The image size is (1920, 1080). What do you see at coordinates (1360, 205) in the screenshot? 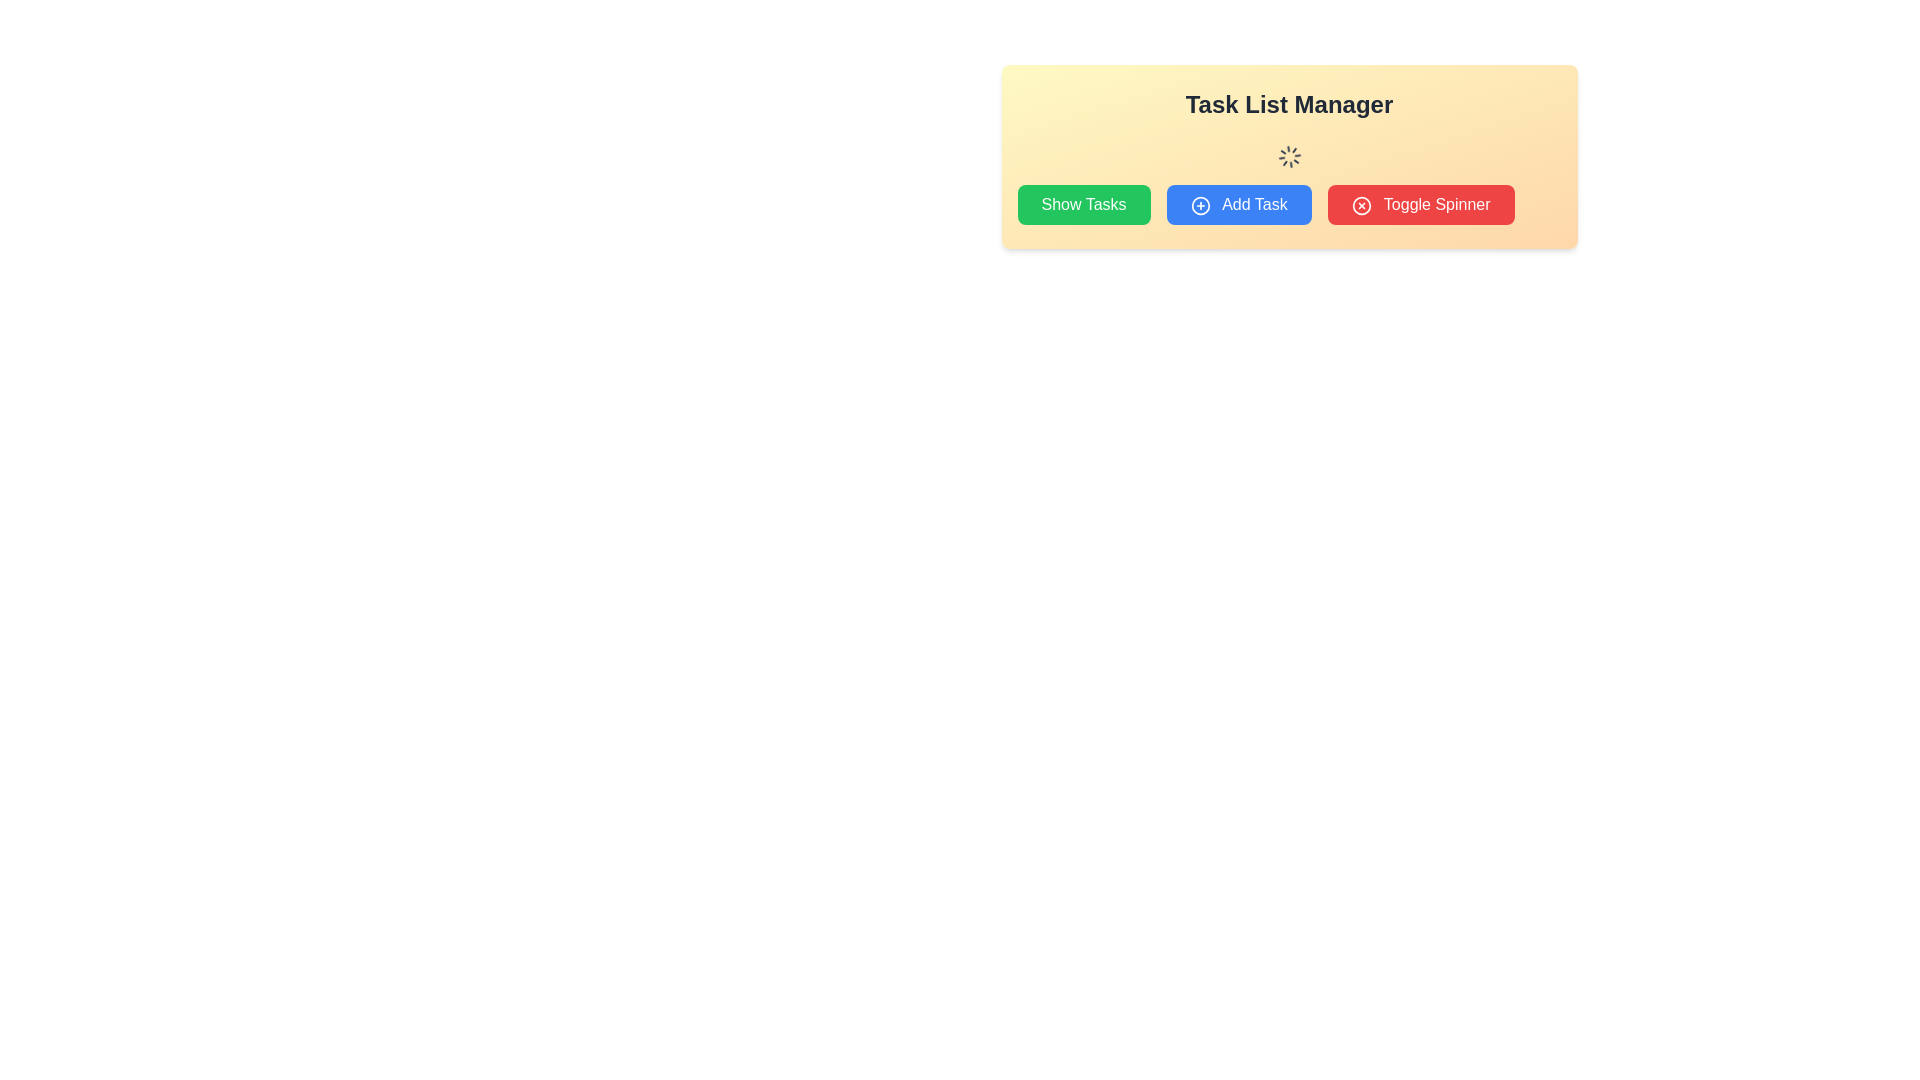
I see `the decorative icon located to the left of the 'Toggle Spinner' button within the red button in the bottom-right corner of the displayed card` at bounding box center [1360, 205].